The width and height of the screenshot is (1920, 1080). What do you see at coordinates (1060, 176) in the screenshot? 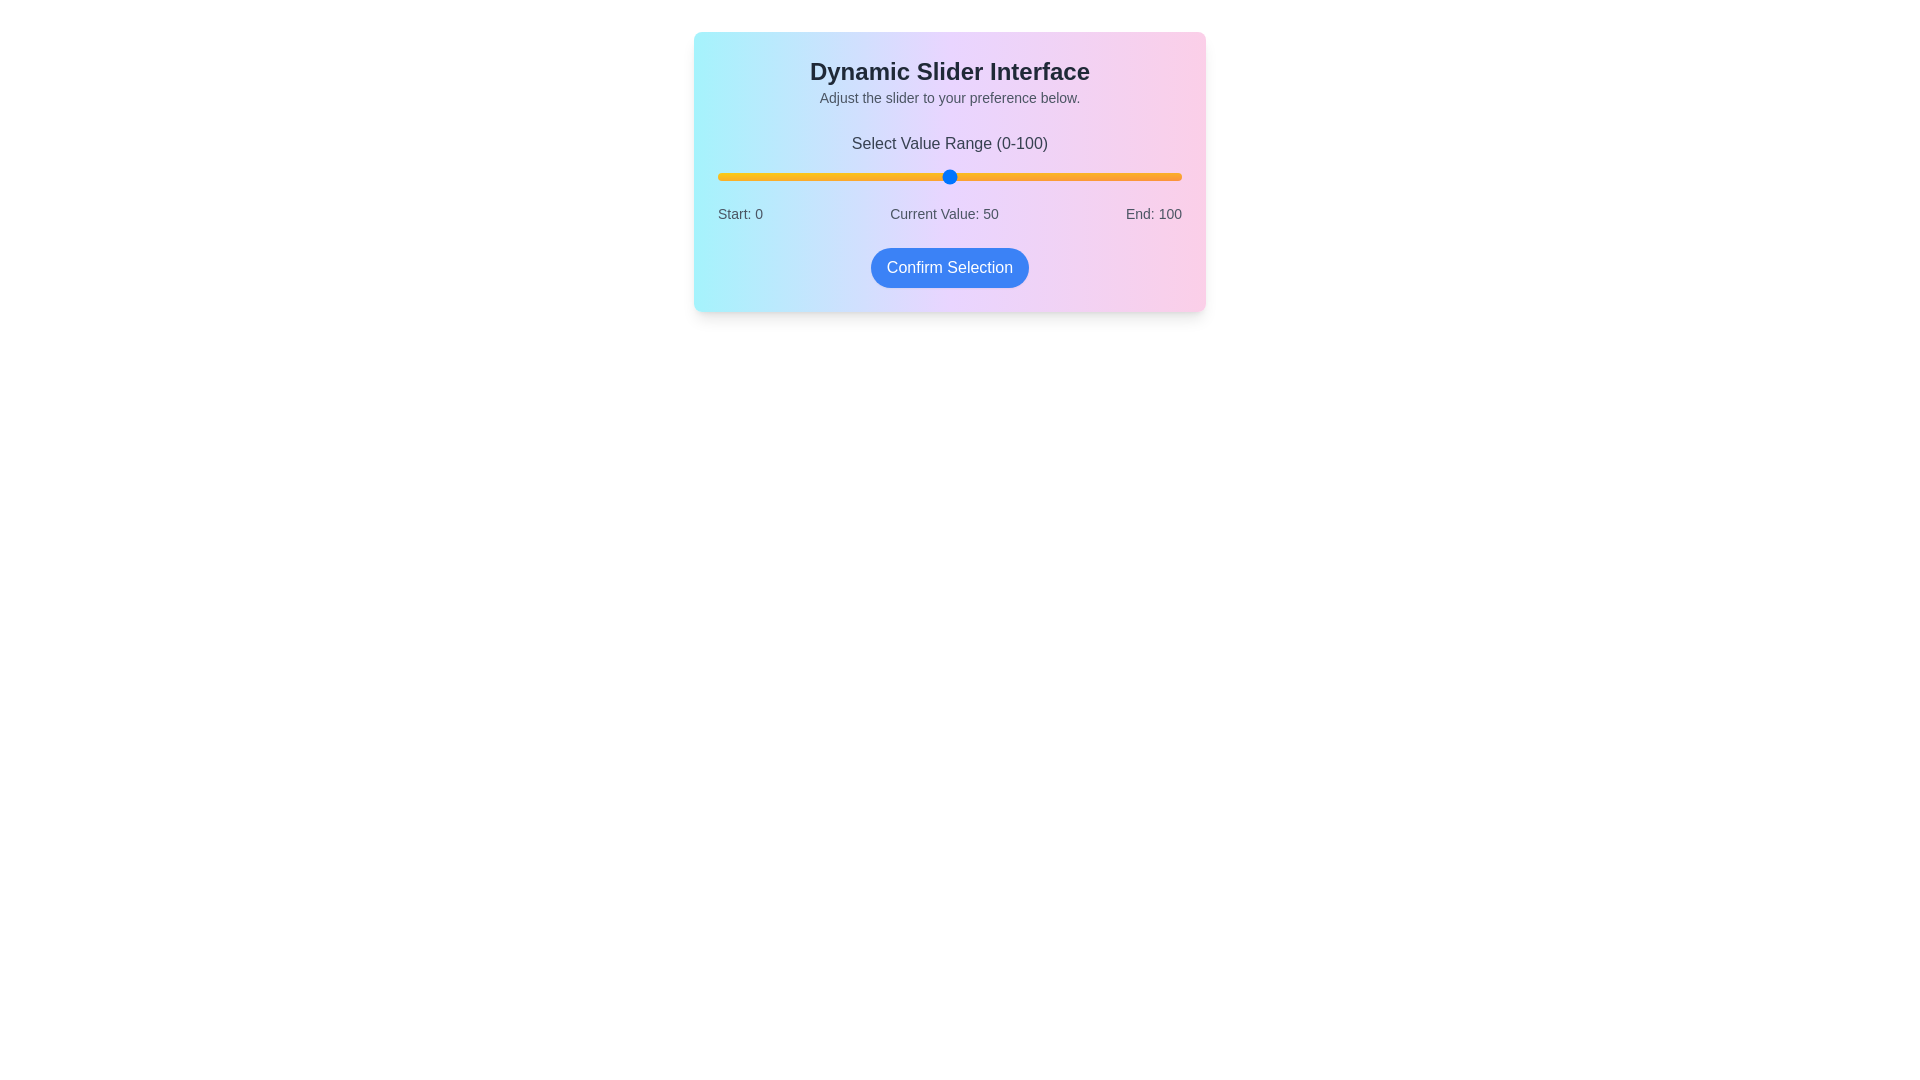
I see `the slider to set the value to 74` at bounding box center [1060, 176].